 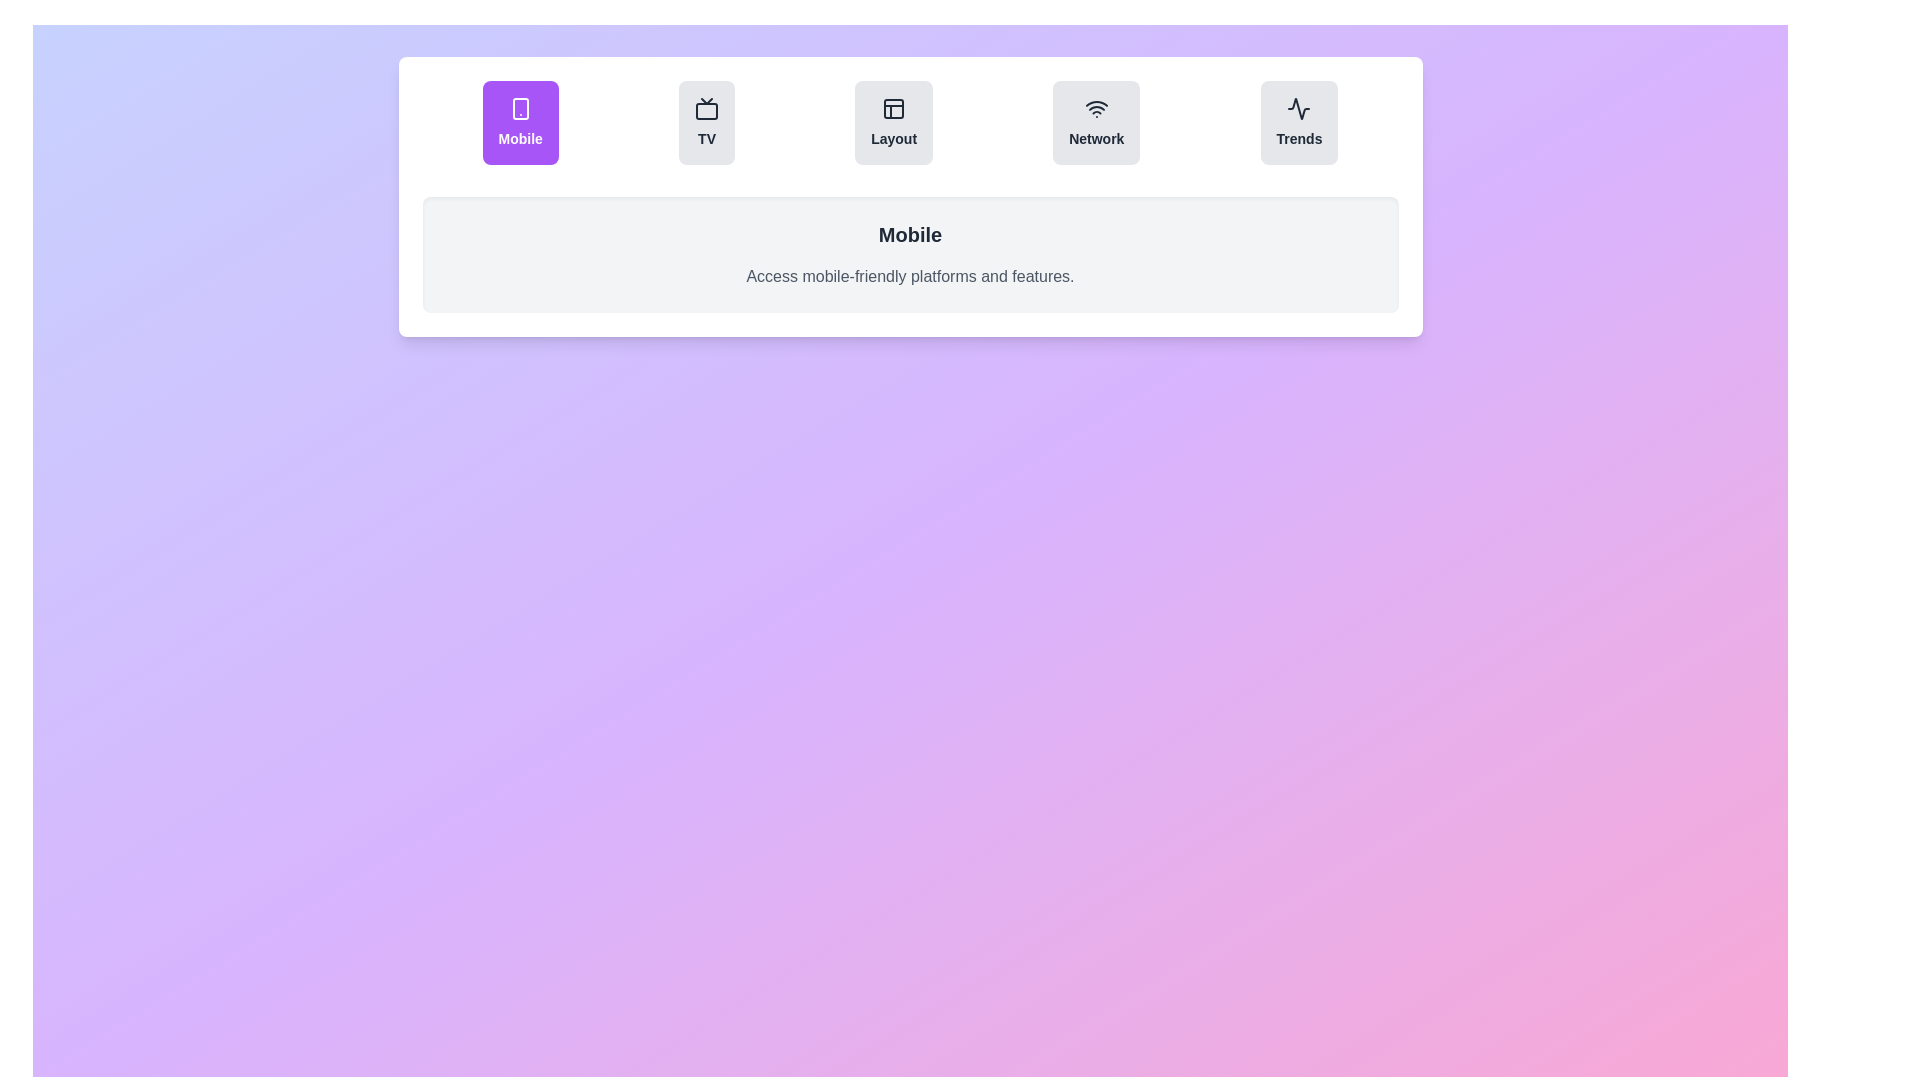 What do you see at coordinates (706, 123) in the screenshot?
I see `the rounded rectangular button with a light gray background that features a black outline of a TV shape and the text 'TV' in black, positioned between the 'Mobile' and 'Layout' buttons to possibly highlight it or display a tooltip` at bounding box center [706, 123].